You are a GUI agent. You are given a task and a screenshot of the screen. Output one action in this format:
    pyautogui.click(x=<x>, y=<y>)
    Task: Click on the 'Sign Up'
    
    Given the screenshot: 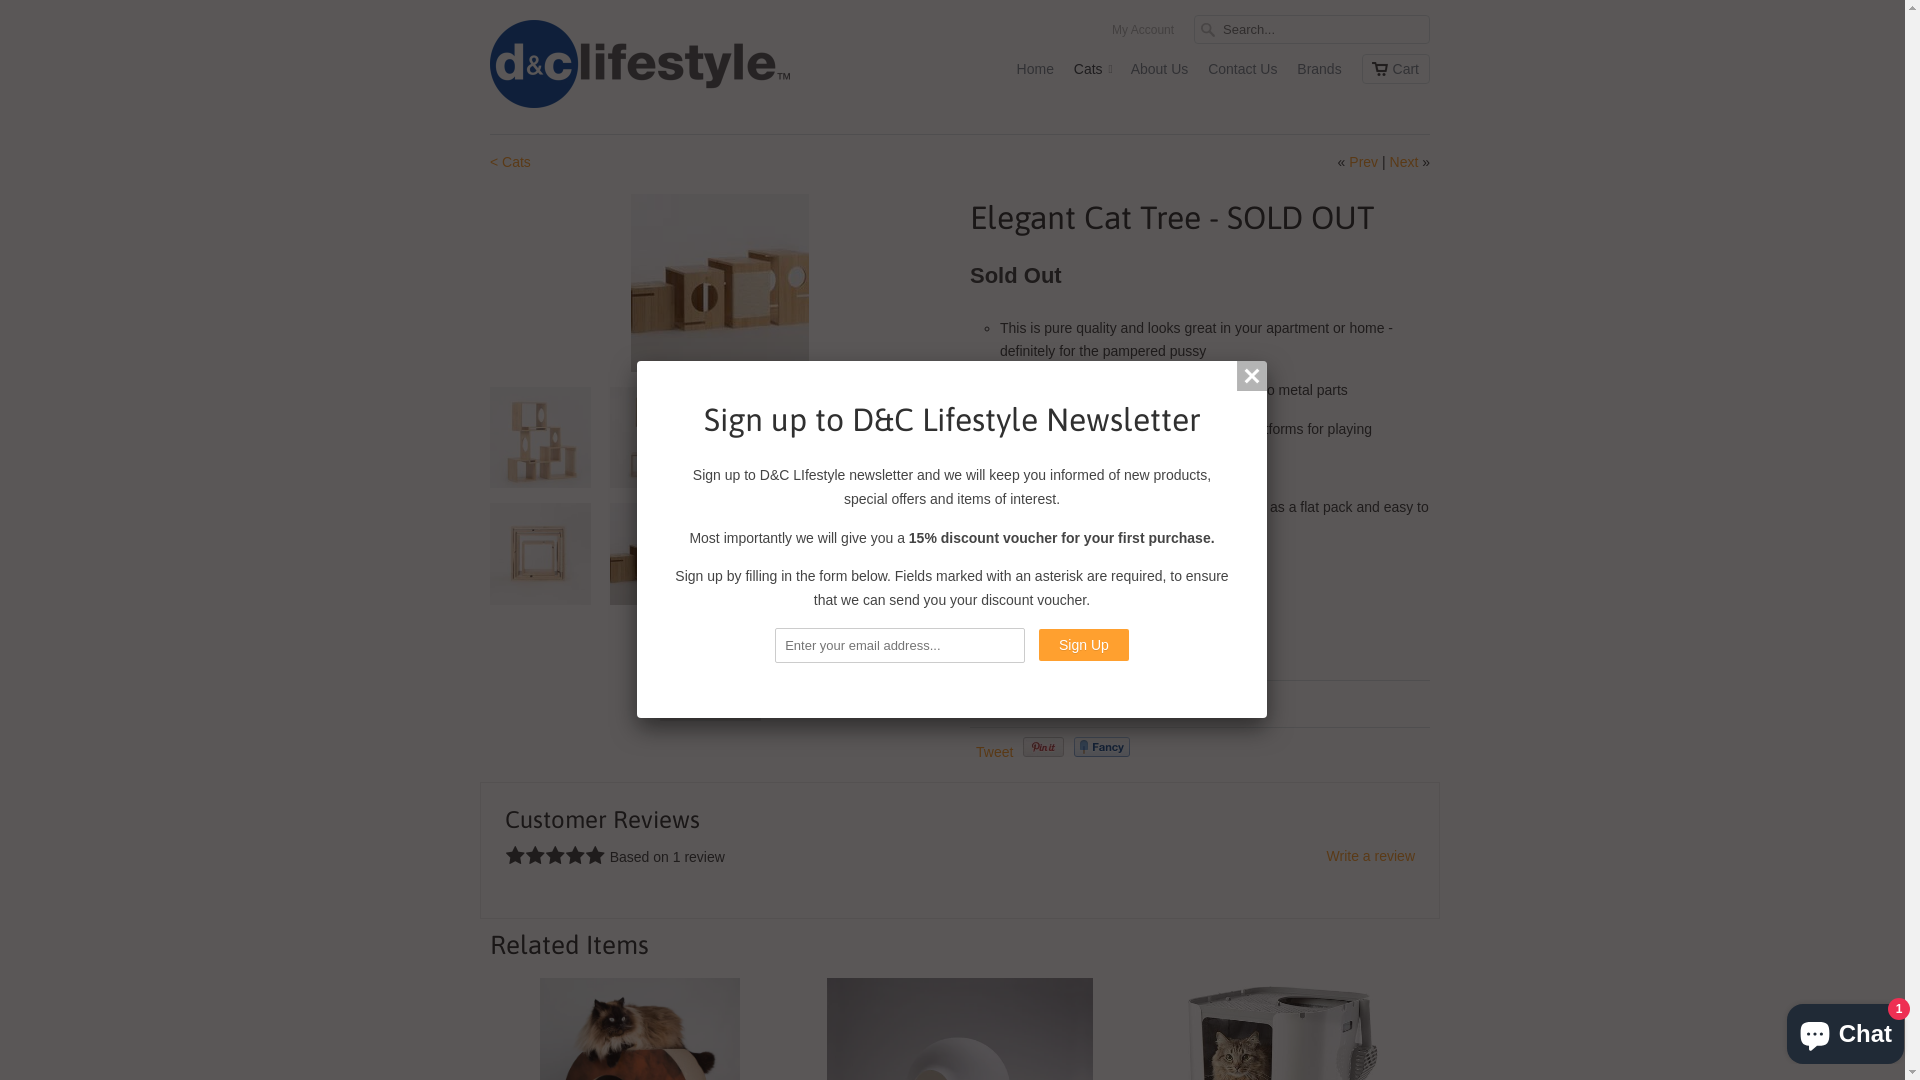 What is the action you would take?
    pyautogui.click(x=1083, y=644)
    